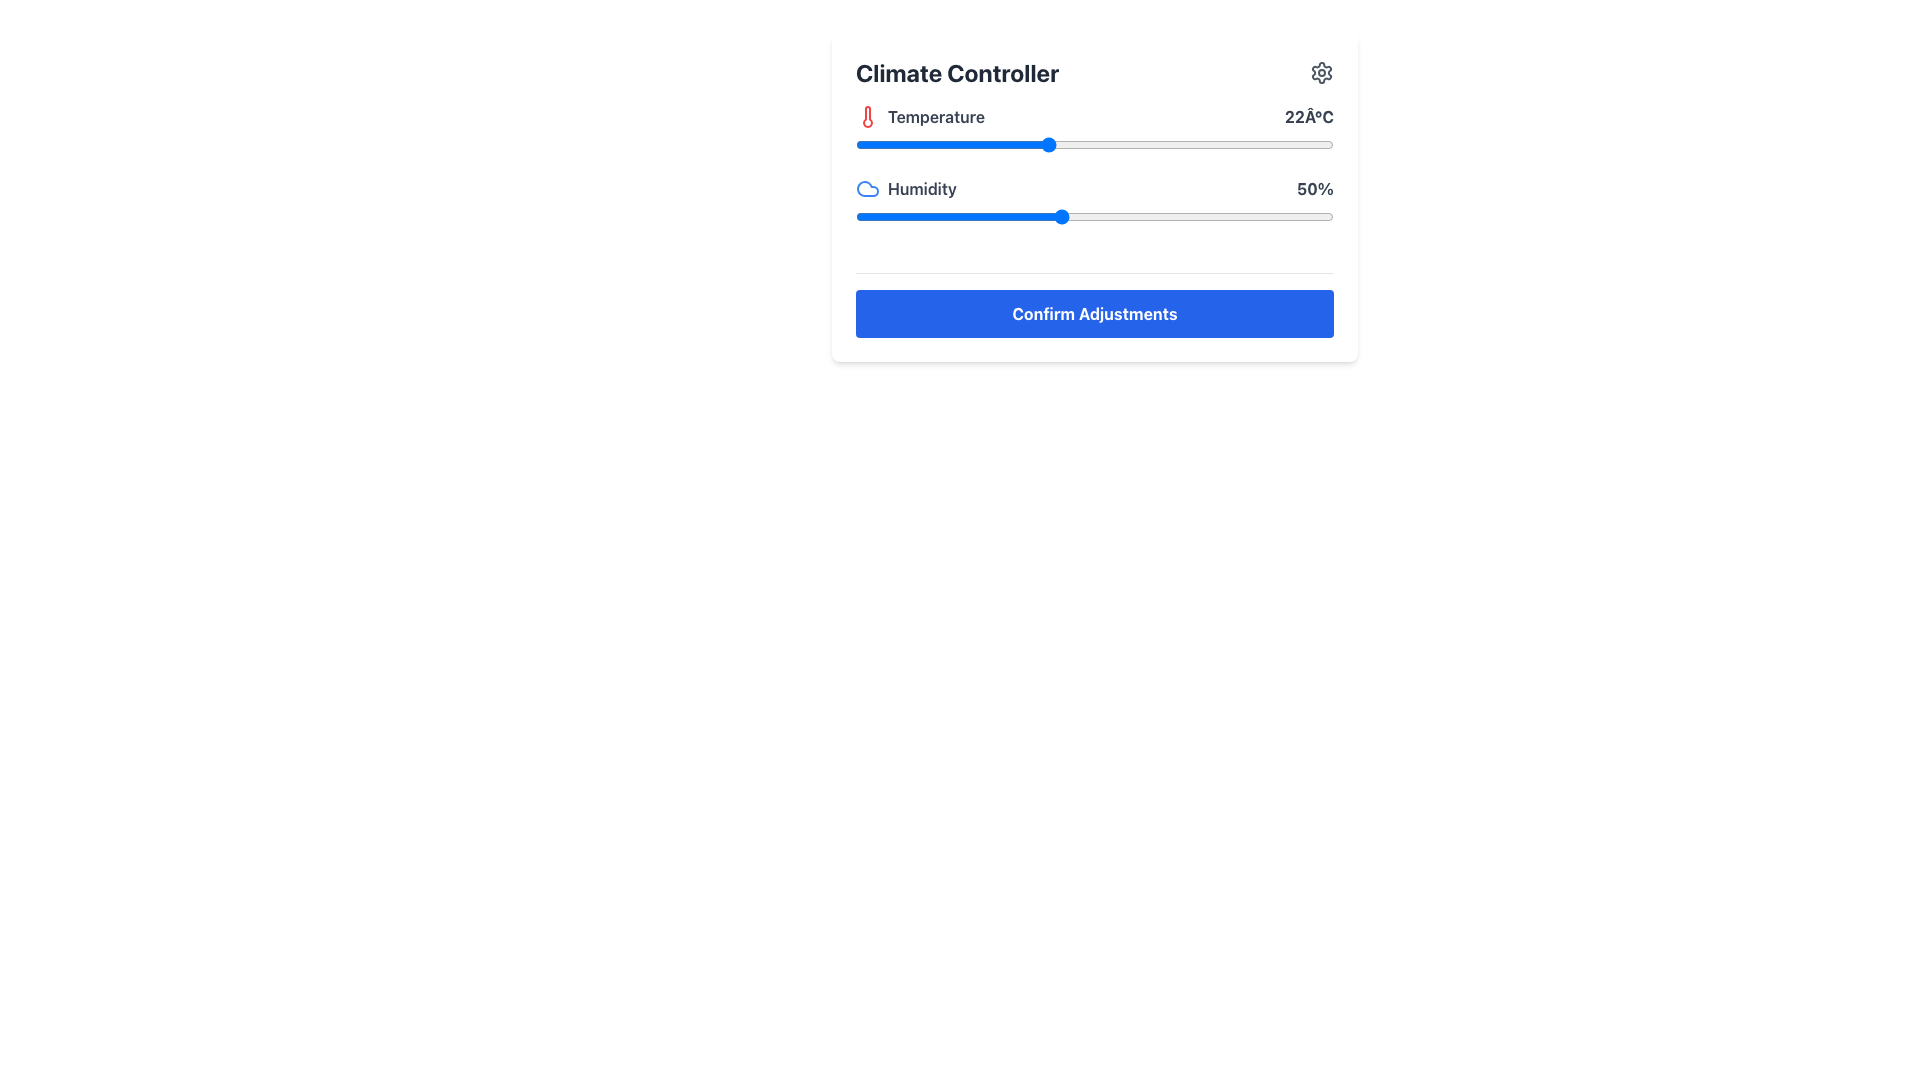 The width and height of the screenshot is (1920, 1080). What do you see at coordinates (868, 189) in the screenshot?
I see `the cloud-like icon located in the top-right corner of the 'Climate Controller' panel, indicating weather control or cloud-related operations` at bounding box center [868, 189].